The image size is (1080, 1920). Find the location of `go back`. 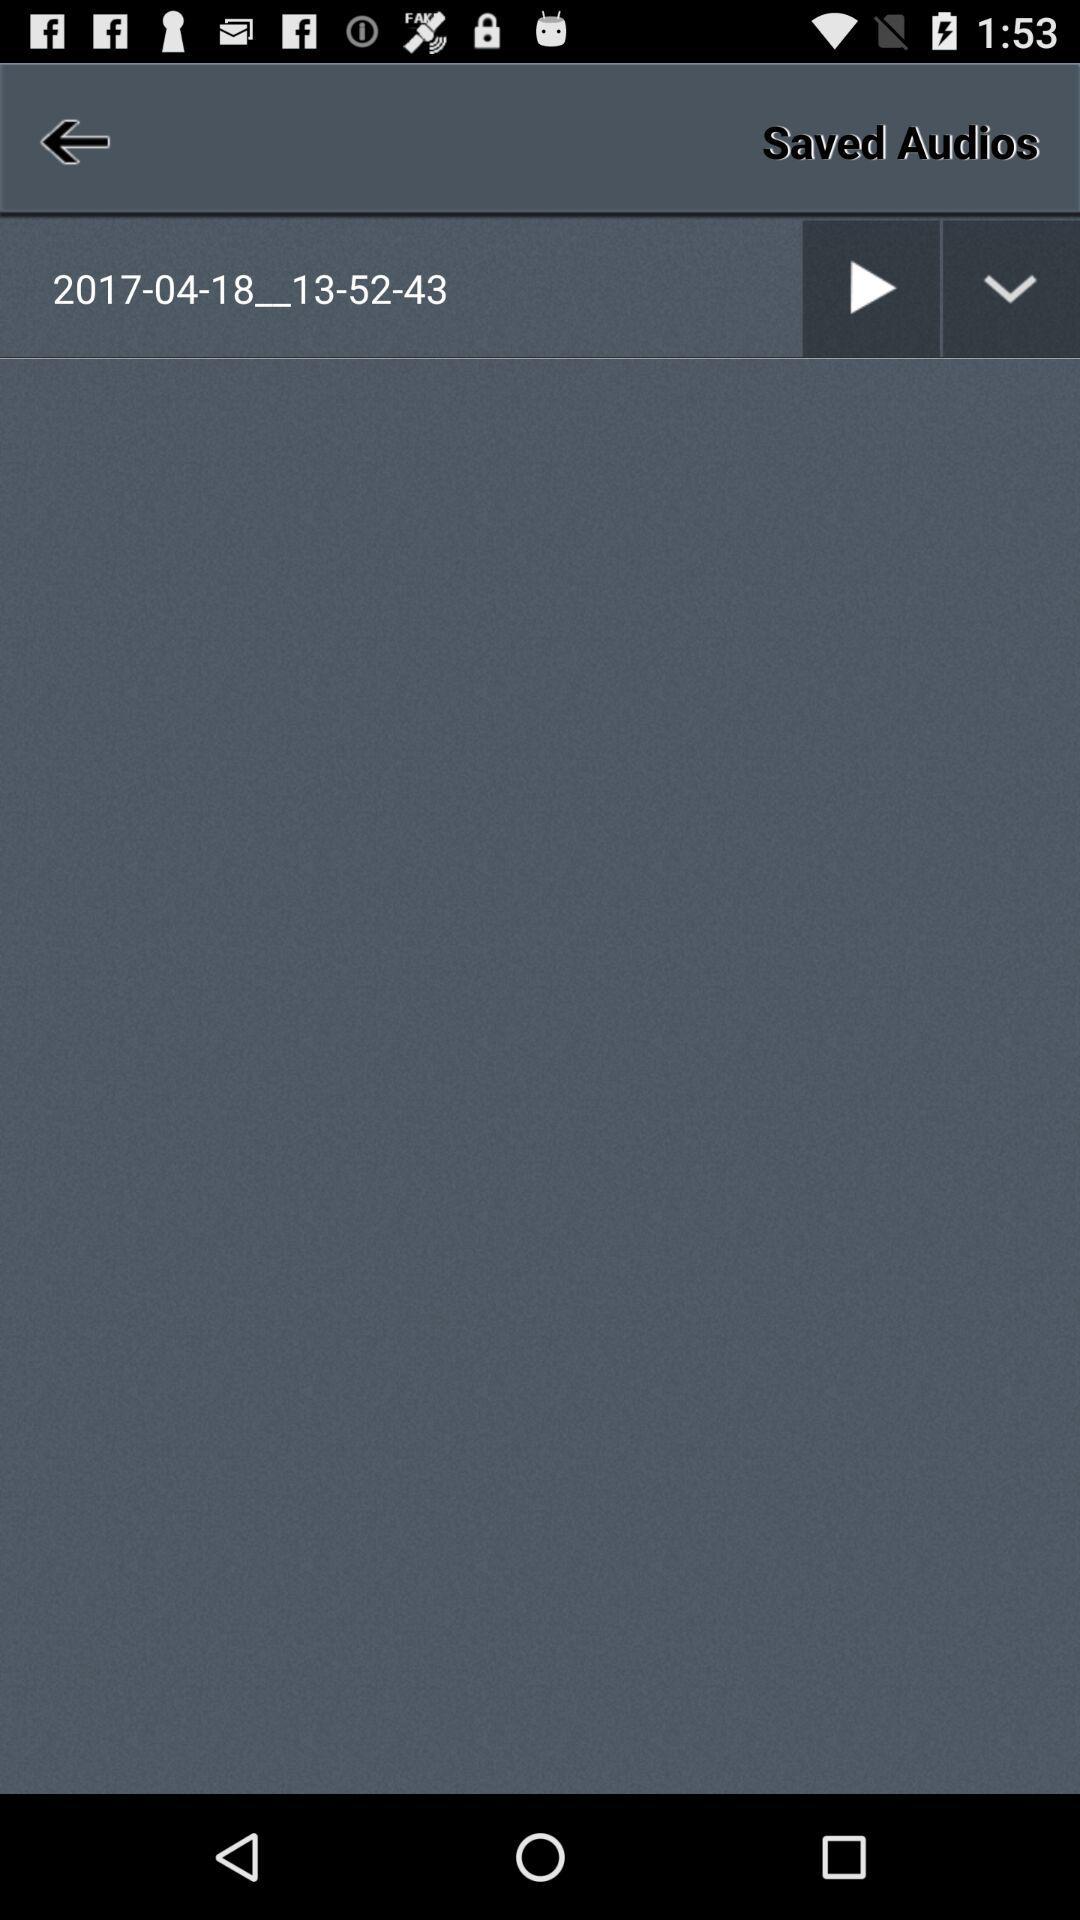

go back is located at coordinates (71, 140).